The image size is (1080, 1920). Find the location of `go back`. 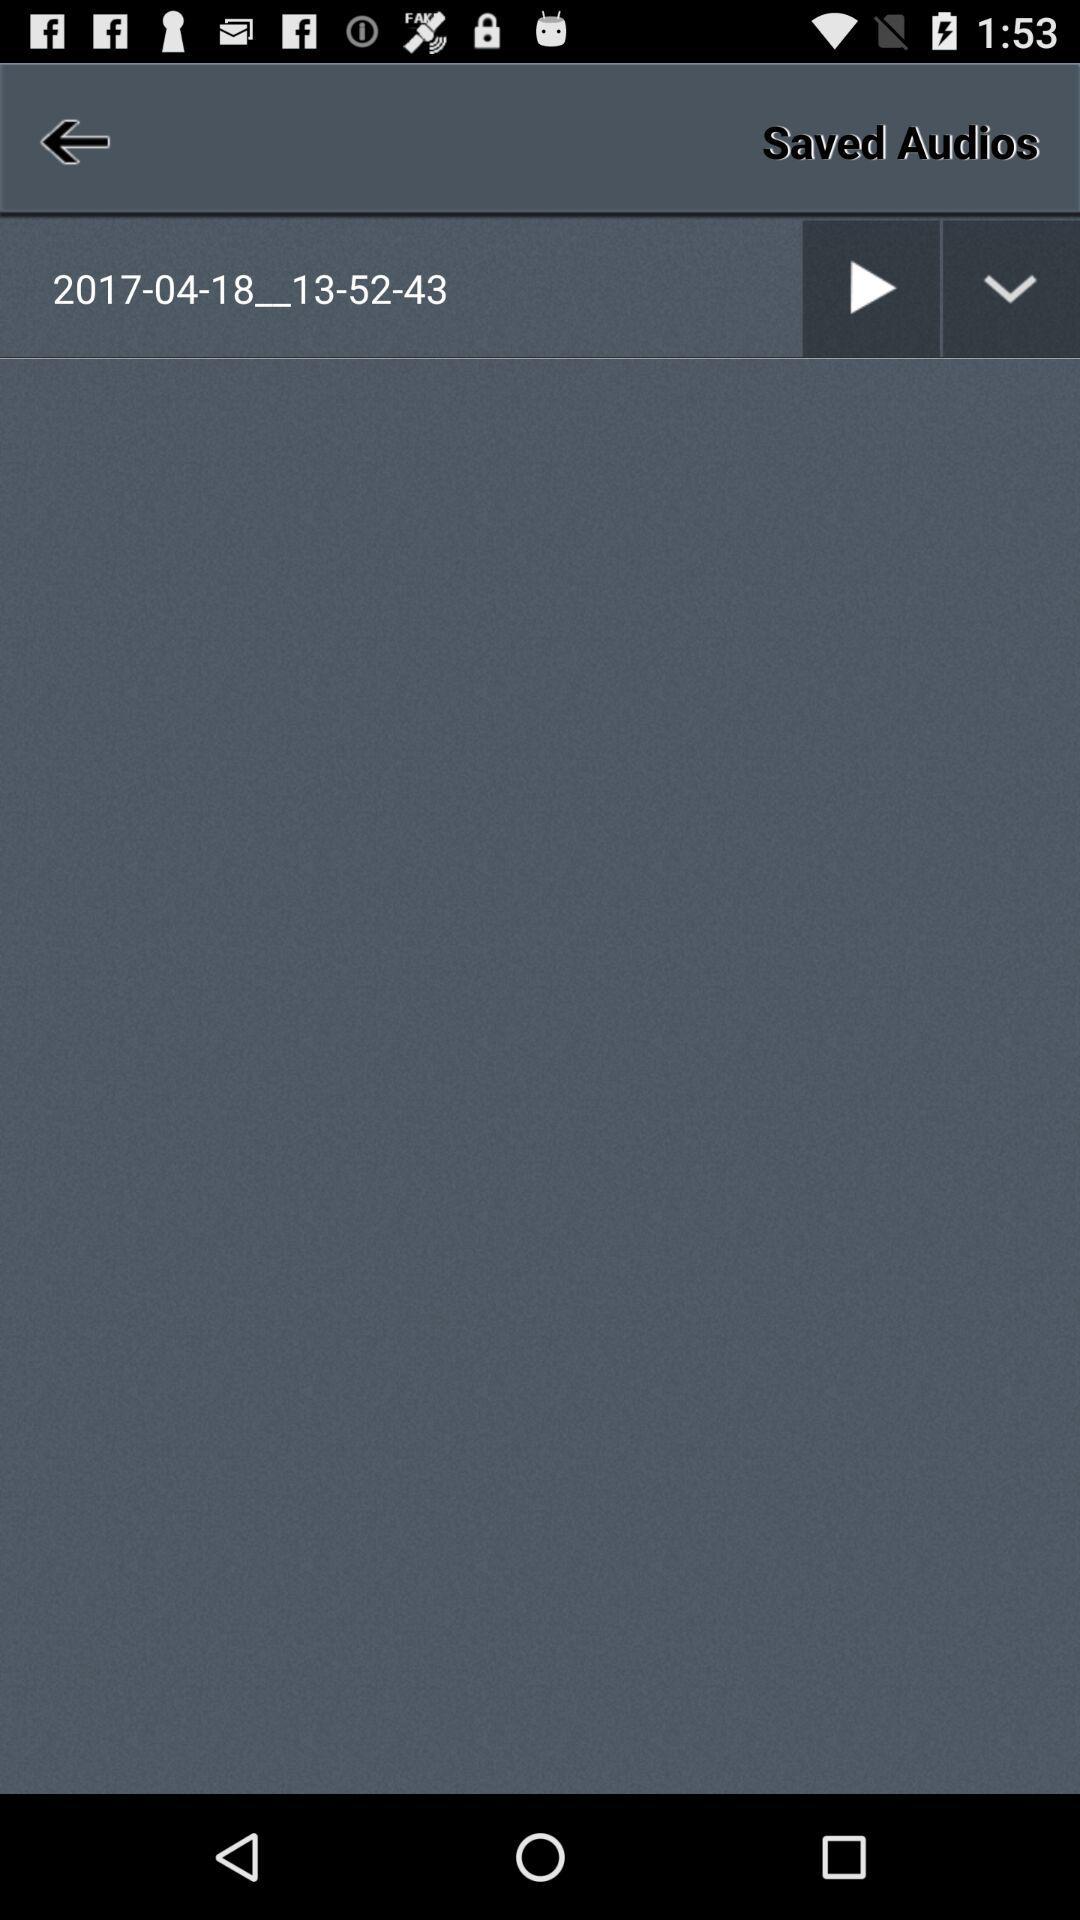

go back is located at coordinates (71, 140).